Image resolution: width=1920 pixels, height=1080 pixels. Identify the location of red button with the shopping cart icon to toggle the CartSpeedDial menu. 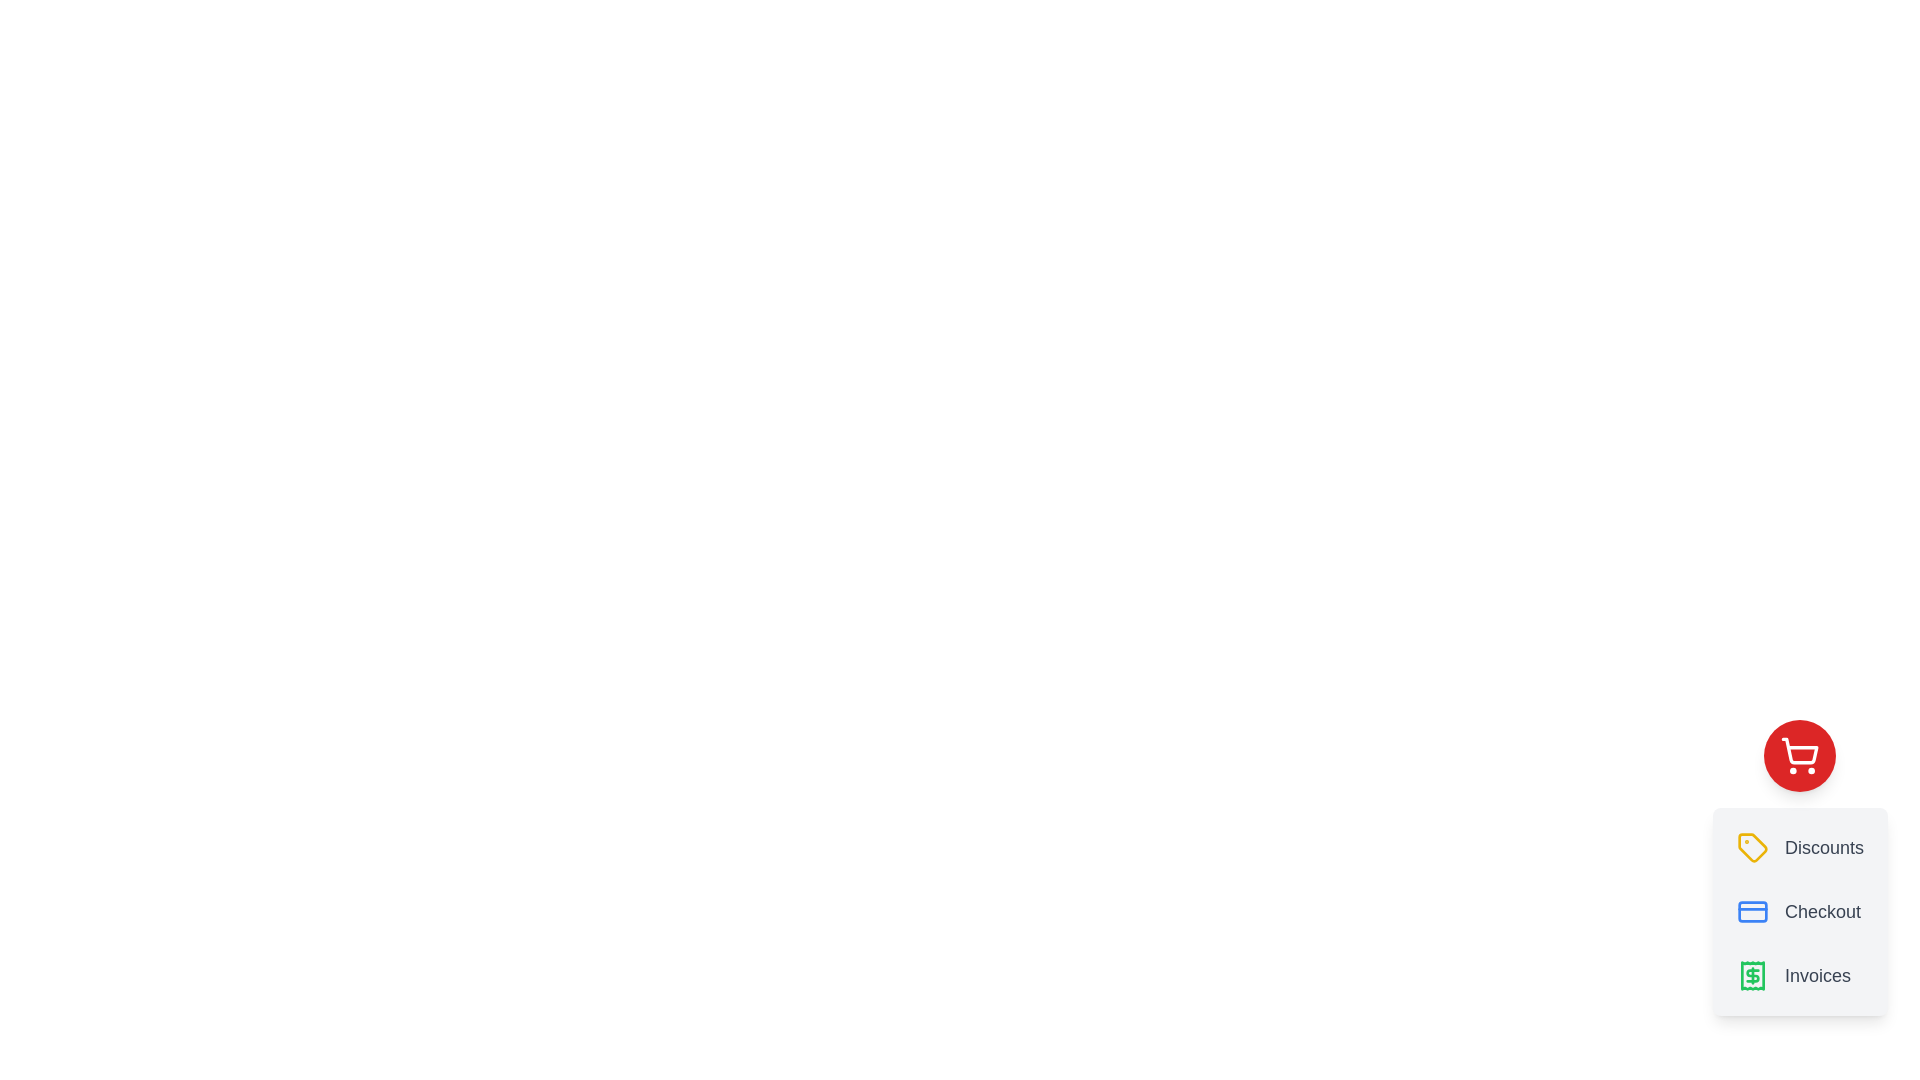
(1800, 756).